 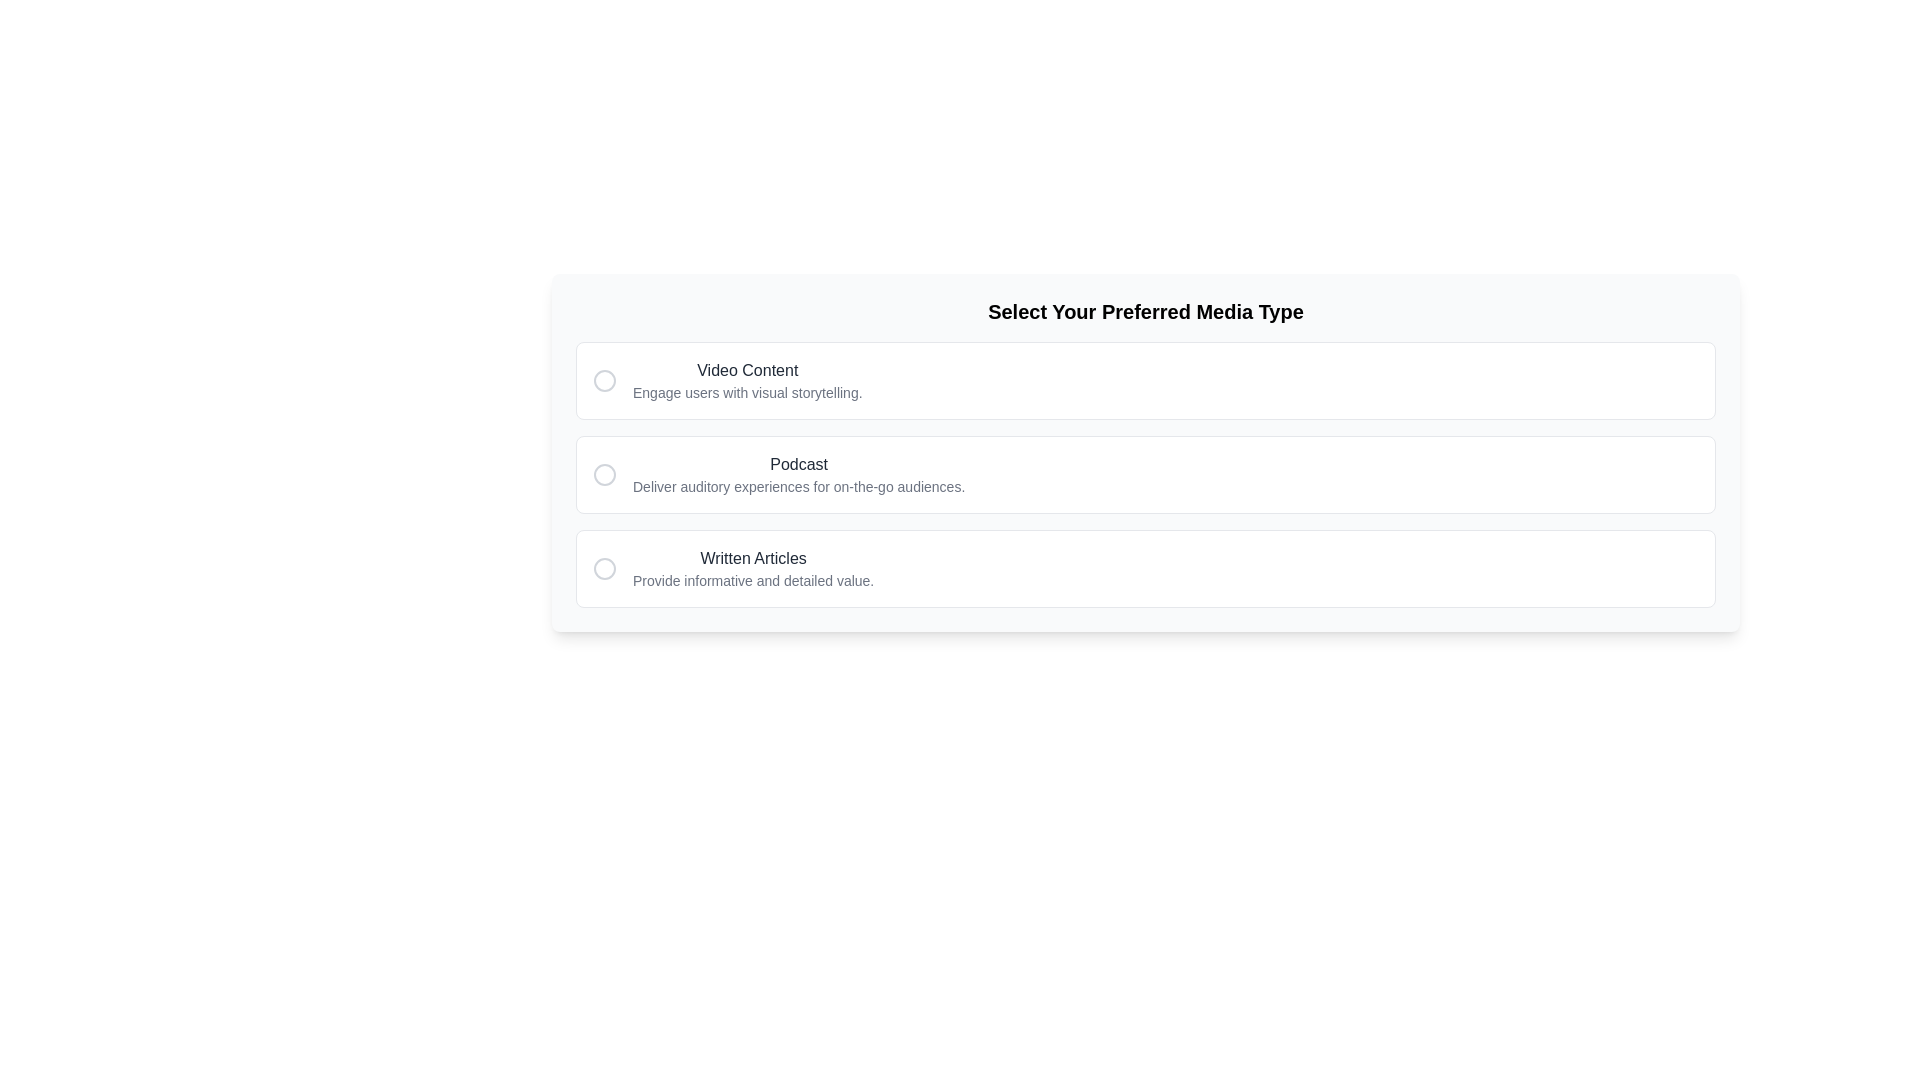 What do you see at coordinates (1146, 474) in the screenshot?
I see `the second card in the list that represents 'Podcast'` at bounding box center [1146, 474].